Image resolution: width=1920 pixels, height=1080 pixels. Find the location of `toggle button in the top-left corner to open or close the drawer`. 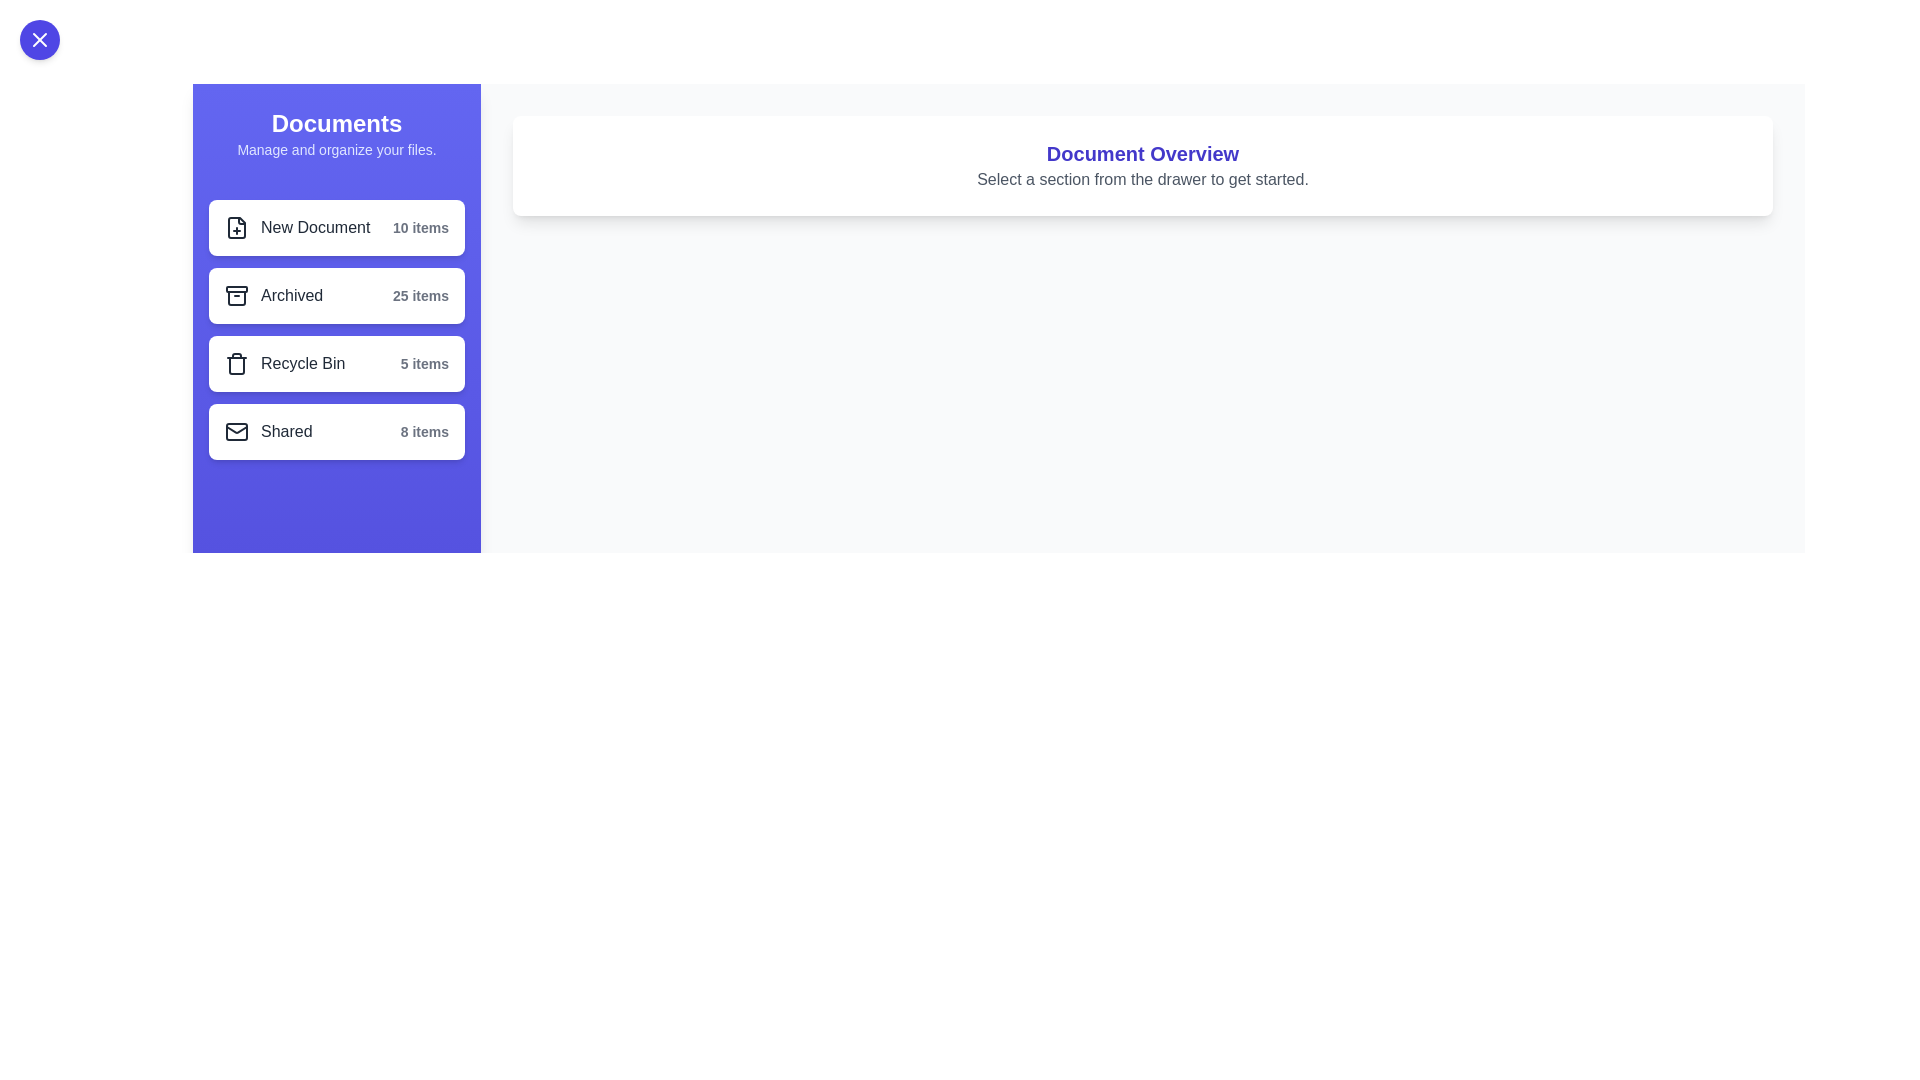

toggle button in the top-left corner to open or close the drawer is located at coordinates (39, 39).